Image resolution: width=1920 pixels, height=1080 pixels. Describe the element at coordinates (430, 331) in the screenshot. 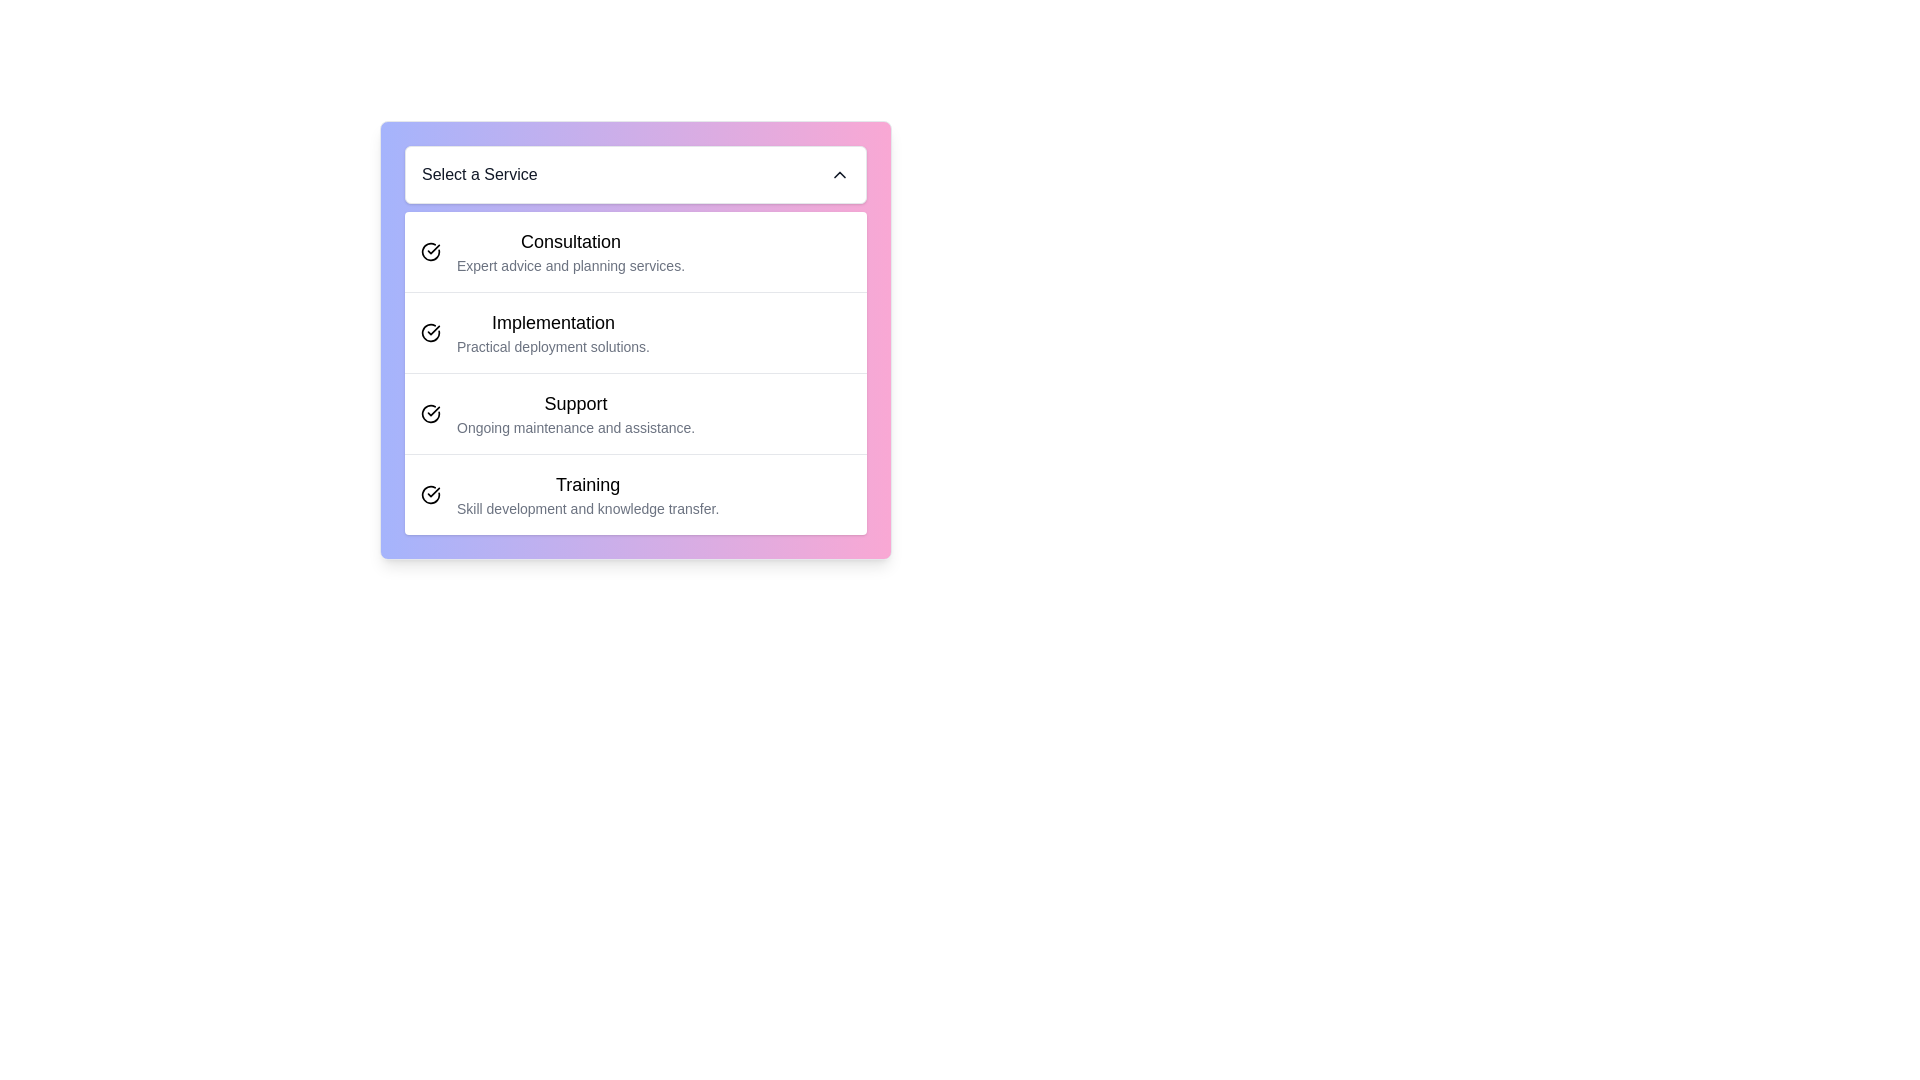

I see `the selection indication by clicking on the icon that indicates the 'Implementation' option is selected, located at the leftmost section of the 'Implementation' list item` at that location.